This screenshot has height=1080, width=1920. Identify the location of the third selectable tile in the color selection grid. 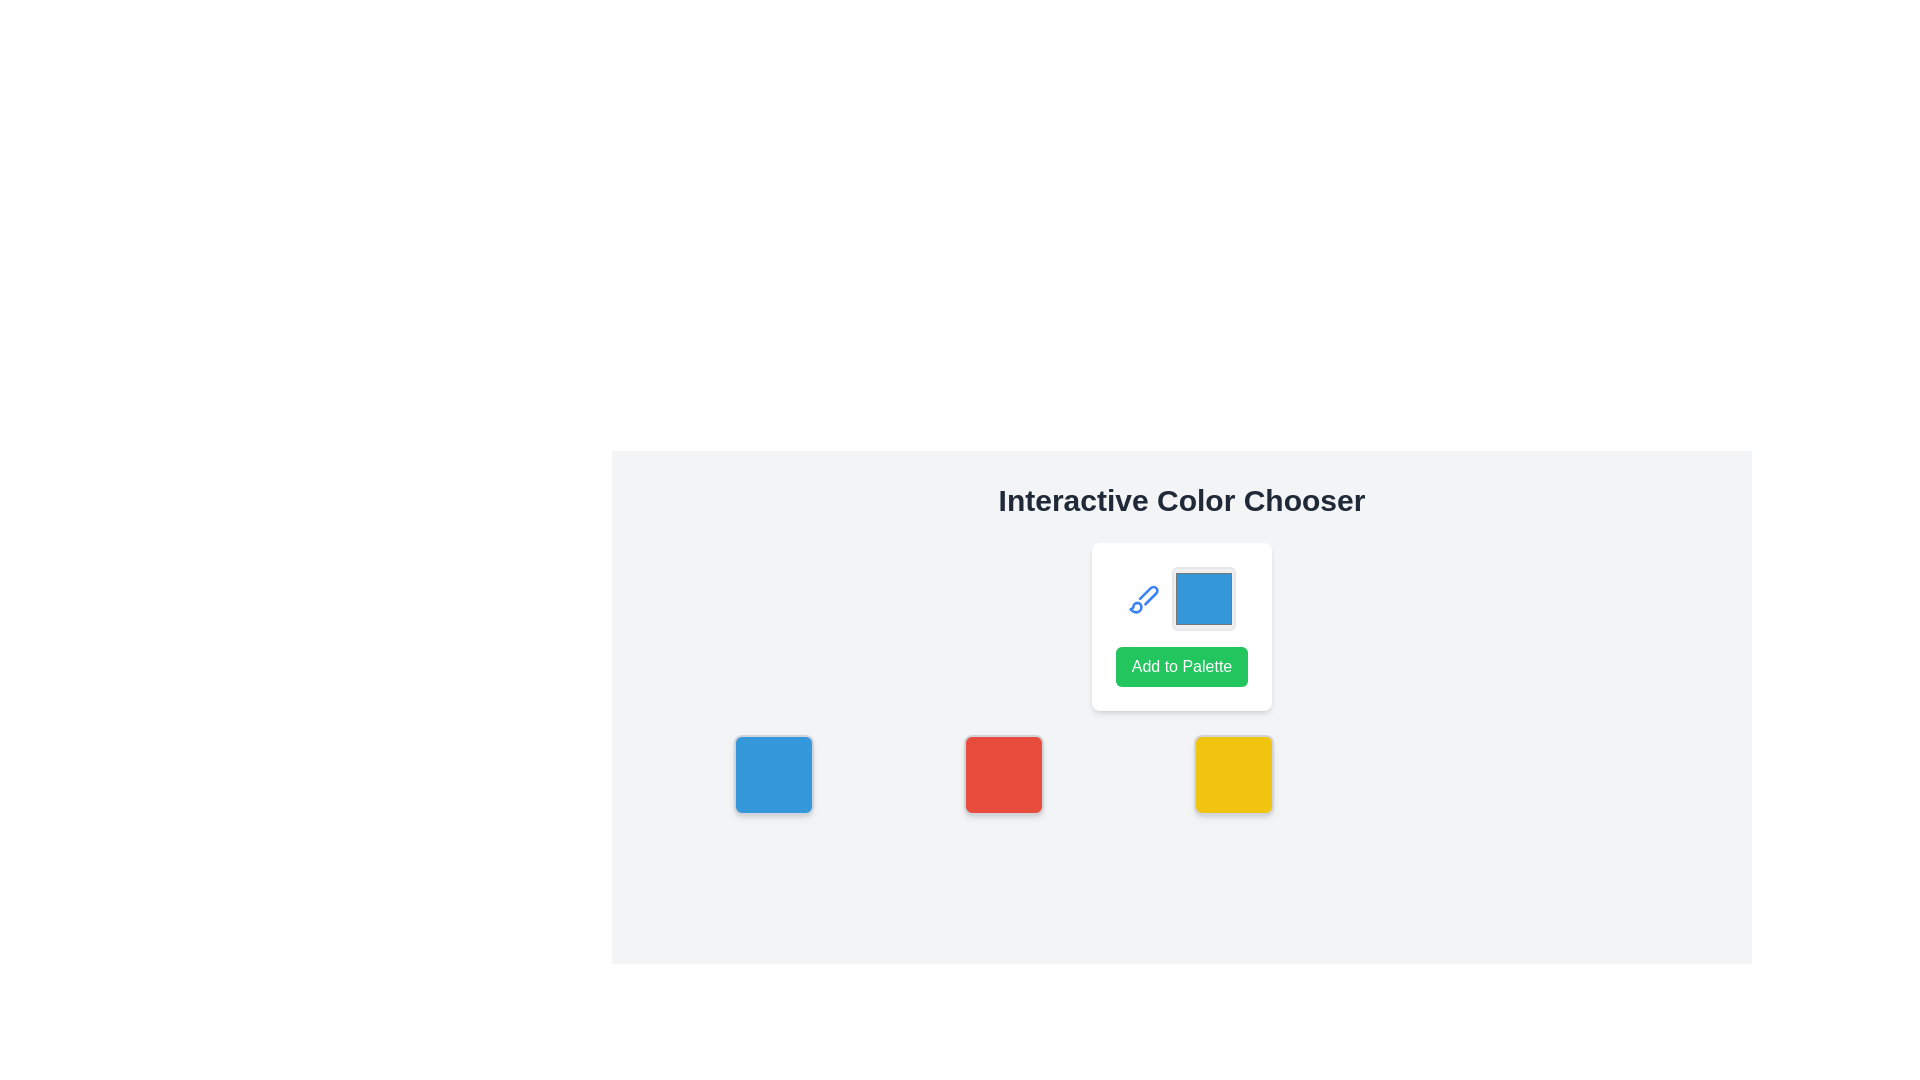
(1232, 774).